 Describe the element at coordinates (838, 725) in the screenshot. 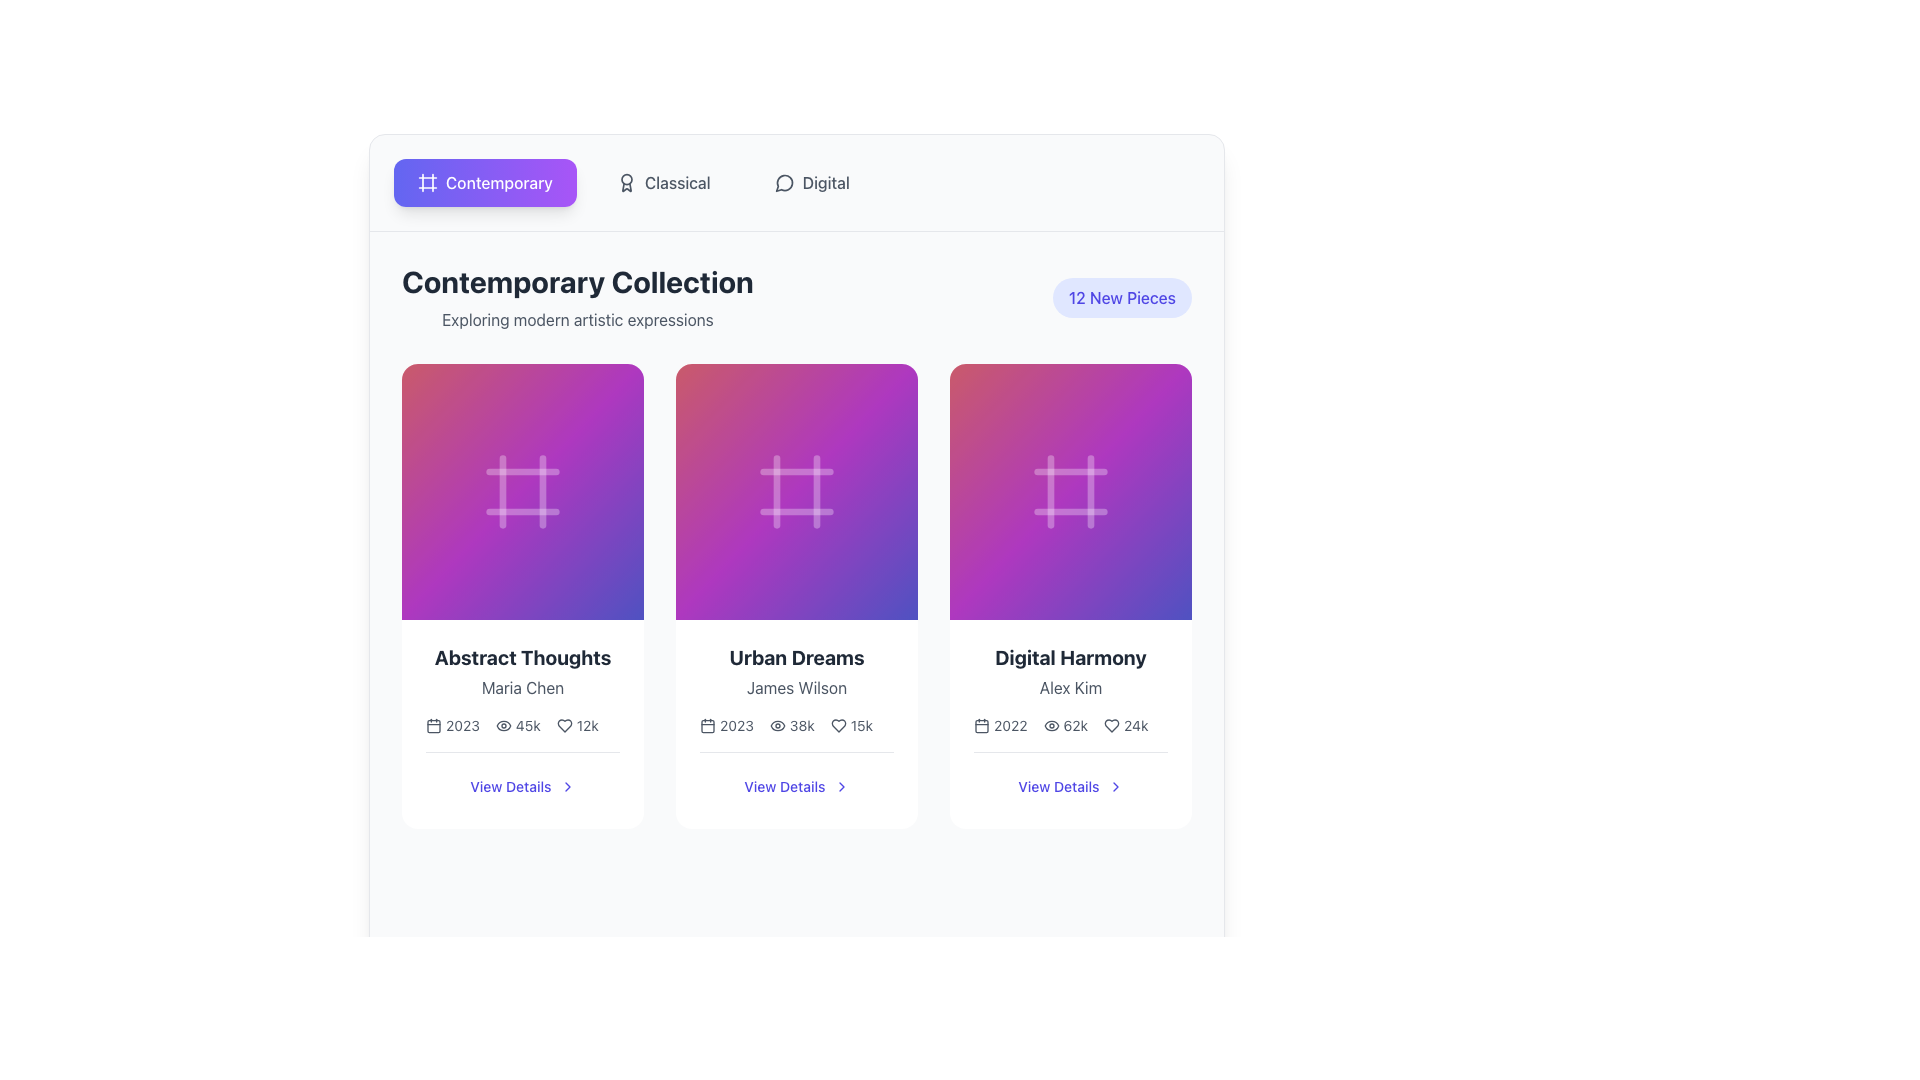

I see `the heart-shaped icon with a minimalistic design located in the lower section of the 'Urban Dreams' card` at that location.